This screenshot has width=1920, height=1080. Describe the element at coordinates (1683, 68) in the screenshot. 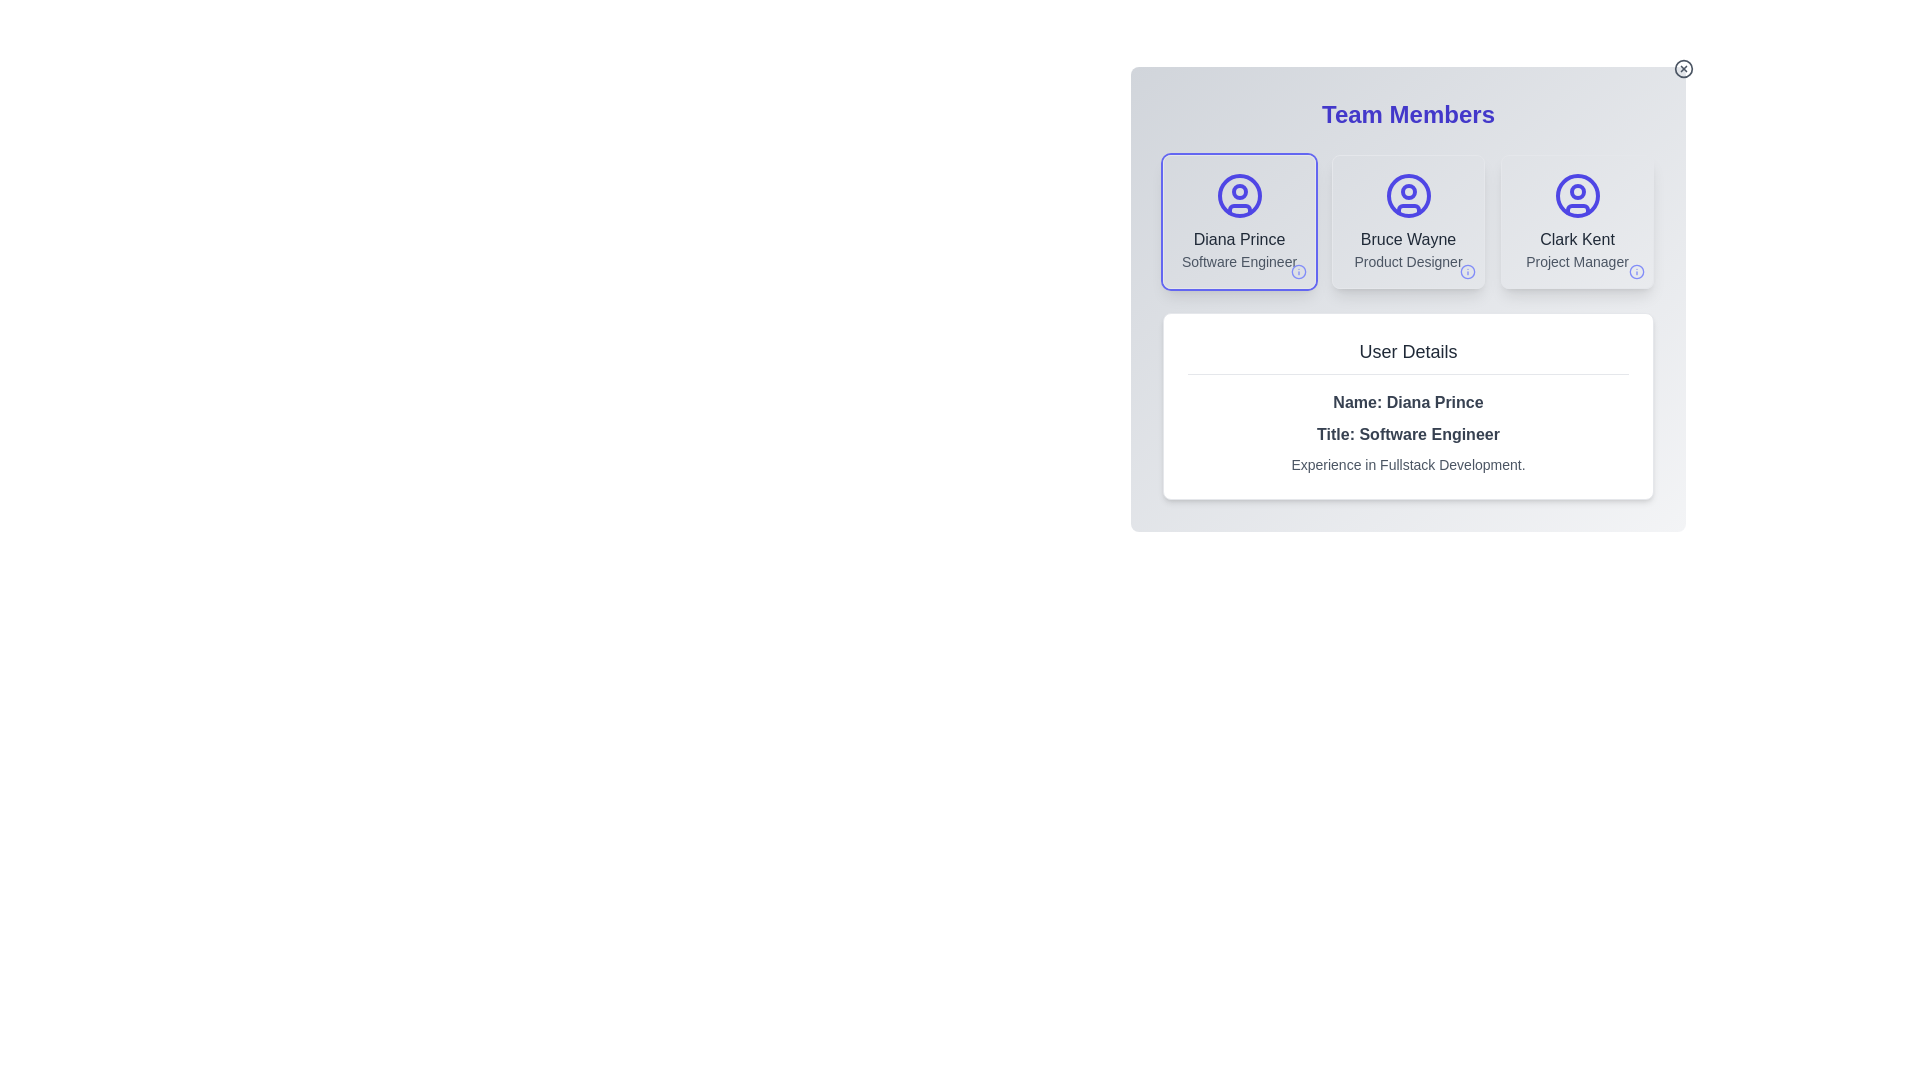

I see `the circular icon with a 10-unit radius located at the top-right corner of the main content box, part of an SVG graphic, which transitions to red upon hover` at that location.